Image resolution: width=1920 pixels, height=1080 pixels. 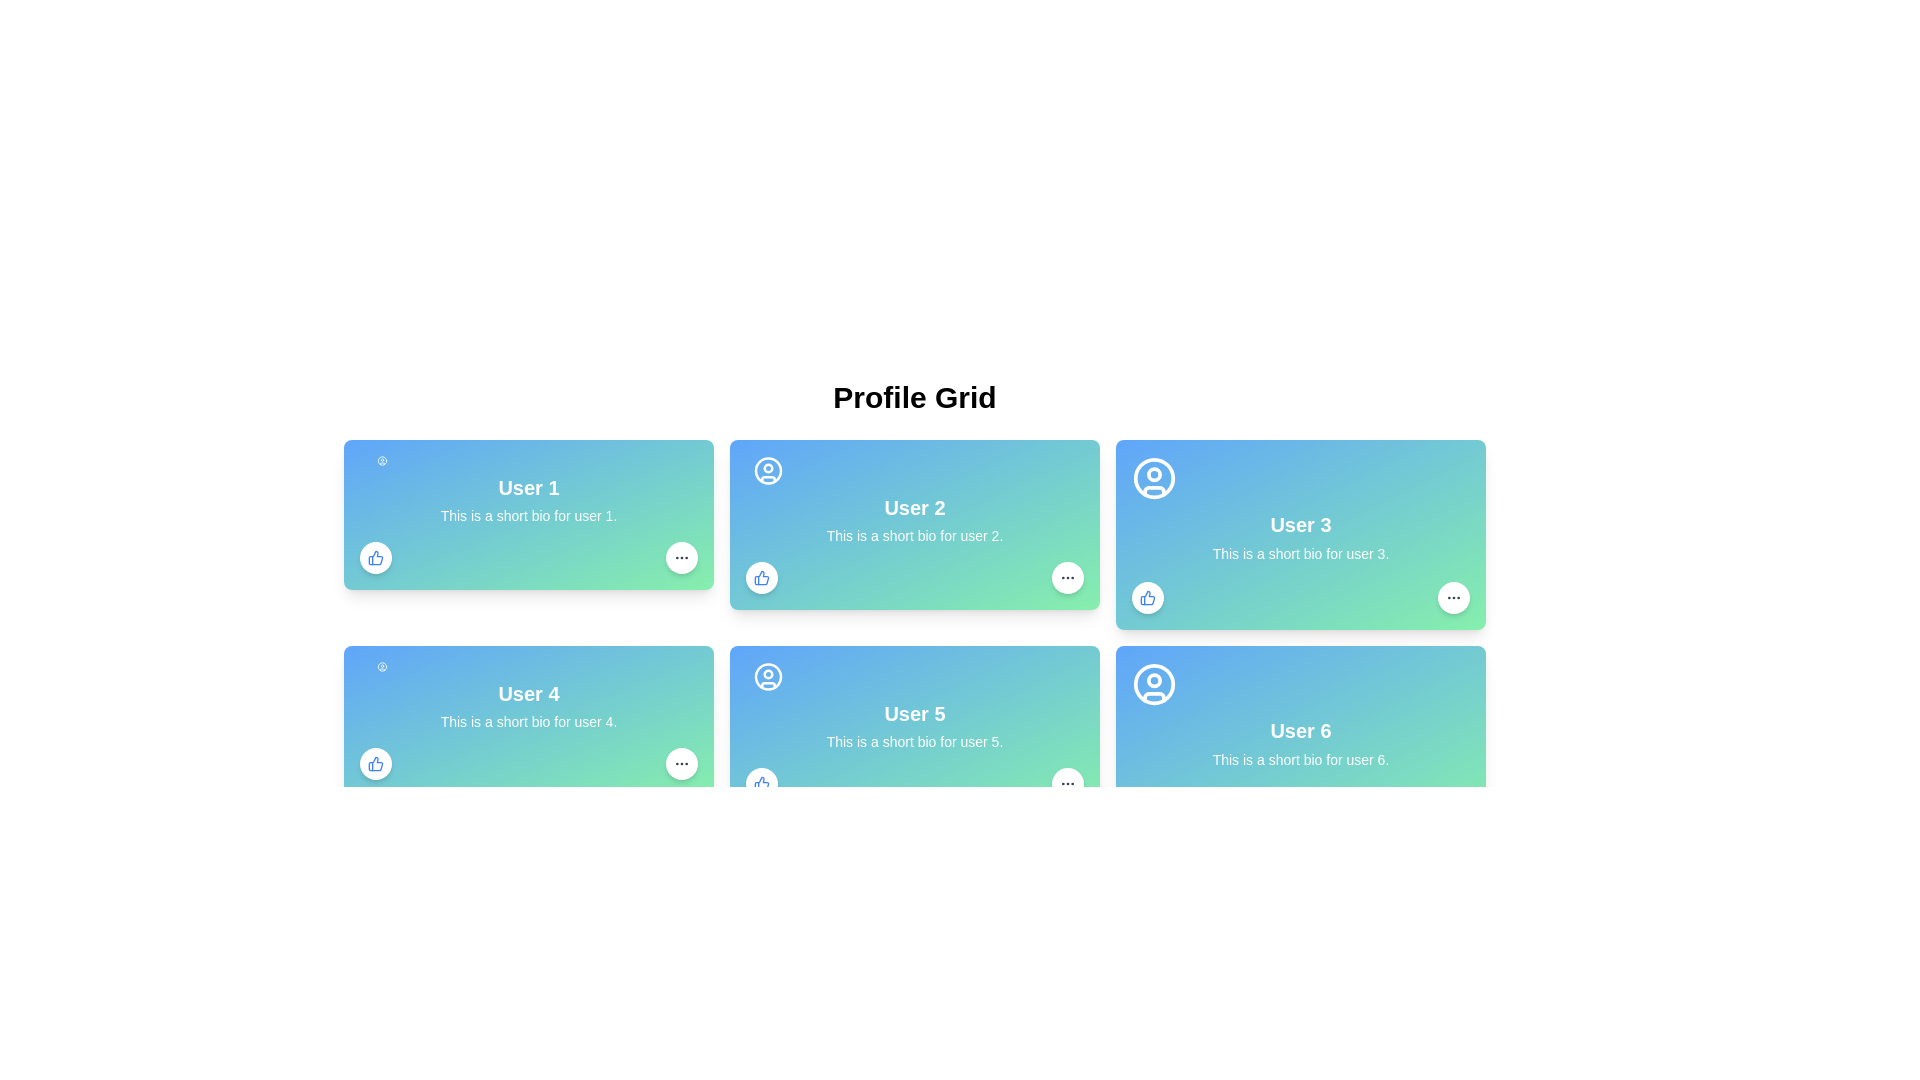 What do you see at coordinates (528, 693) in the screenshot?
I see `text from the Text Label that identifies the user as 'User 4', located in the second row and first column of a grid layout within a card component` at bounding box center [528, 693].